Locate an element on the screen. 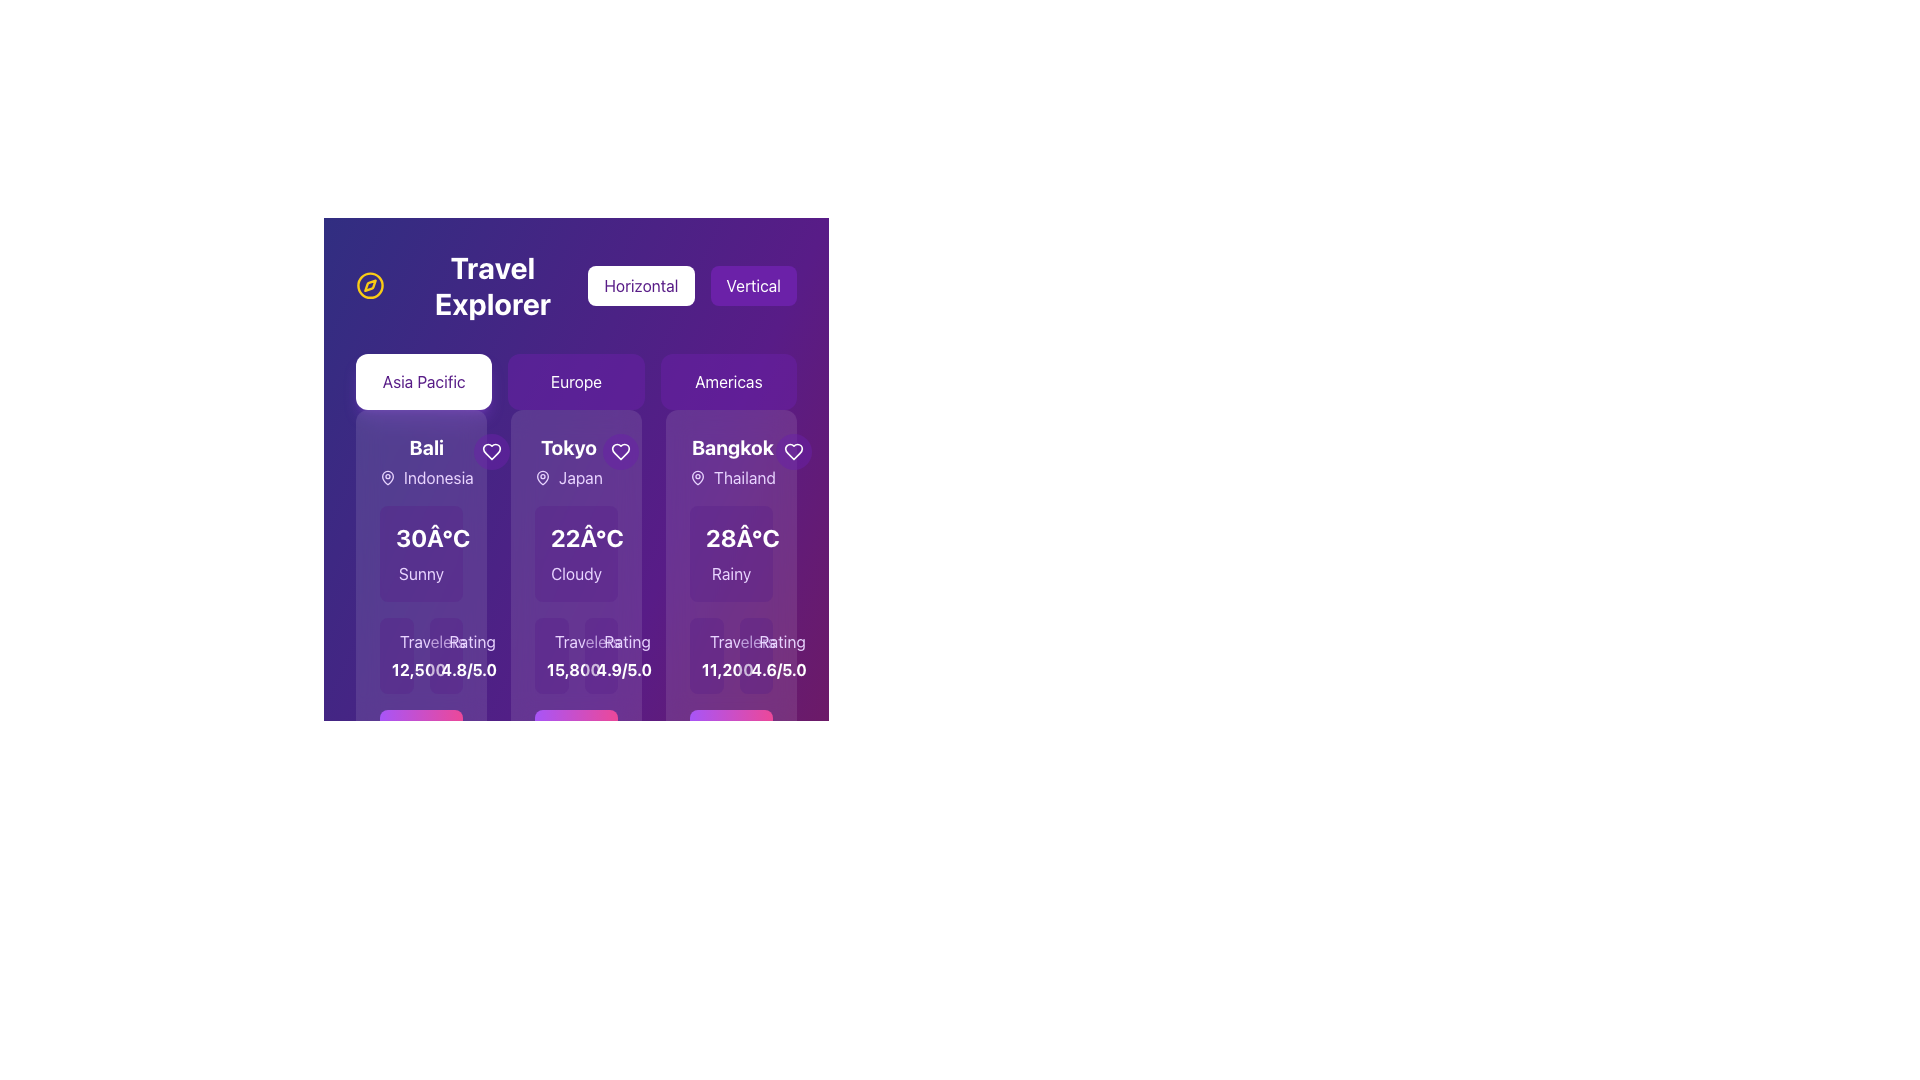 Image resolution: width=1920 pixels, height=1080 pixels. the 'Travelers' text label displayed in bold, purple font, located in the middle column of destination sections, just above the rating details for Tokyo is located at coordinates (586, 641).